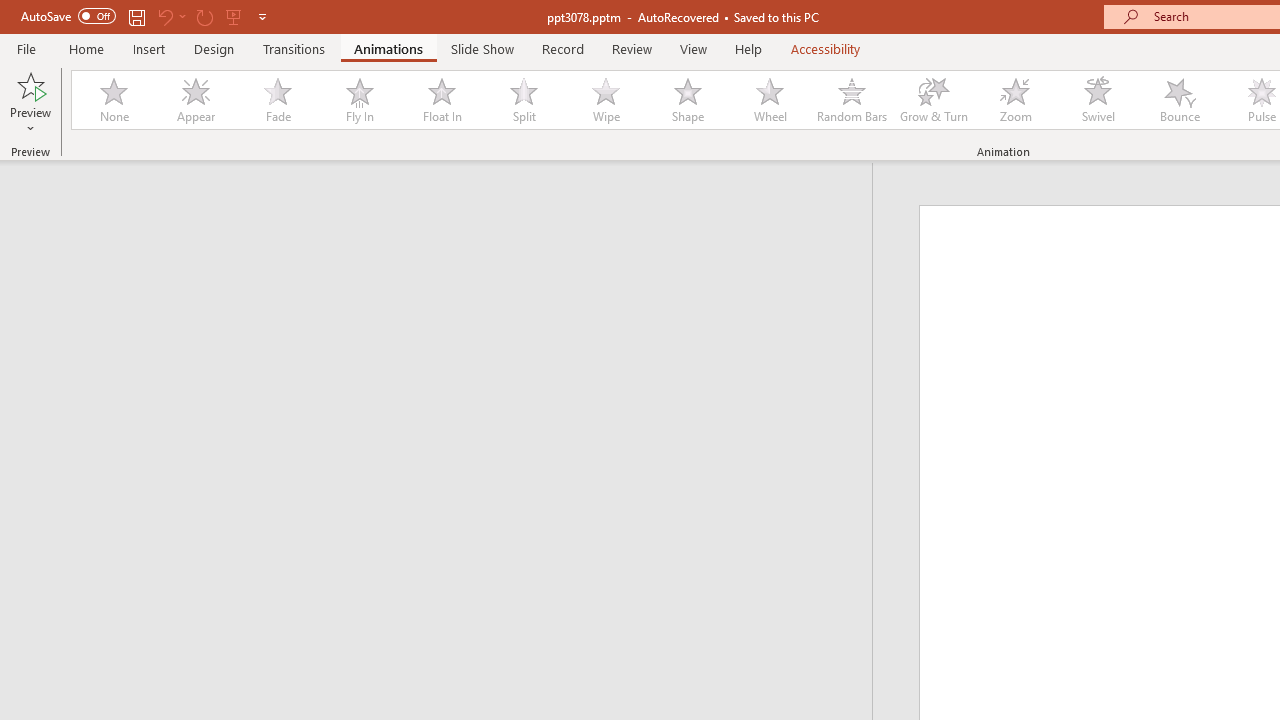  Describe the element at coordinates (170, 16) in the screenshot. I see `'Undo'` at that location.